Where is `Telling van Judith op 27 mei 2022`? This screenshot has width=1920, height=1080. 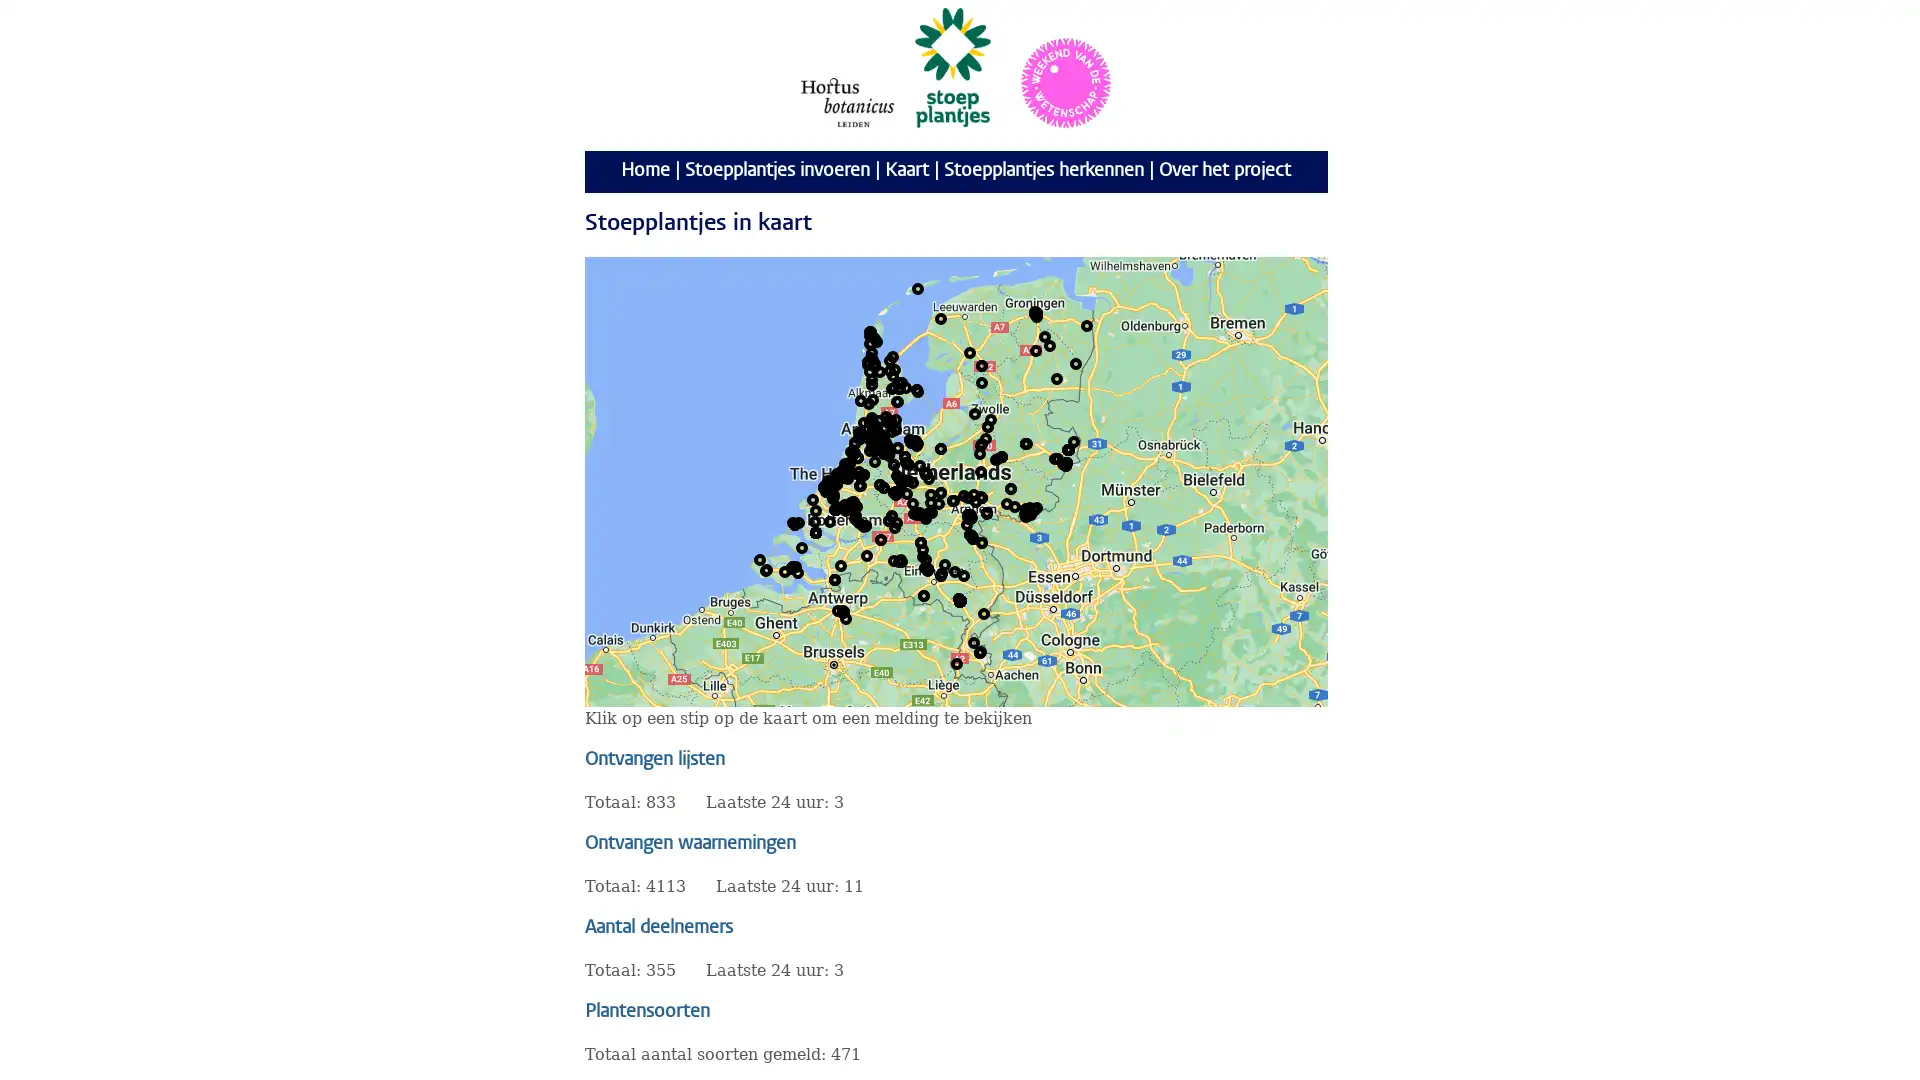
Telling van Judith op 27 mei 2022 is located at coordinates (791, 566).